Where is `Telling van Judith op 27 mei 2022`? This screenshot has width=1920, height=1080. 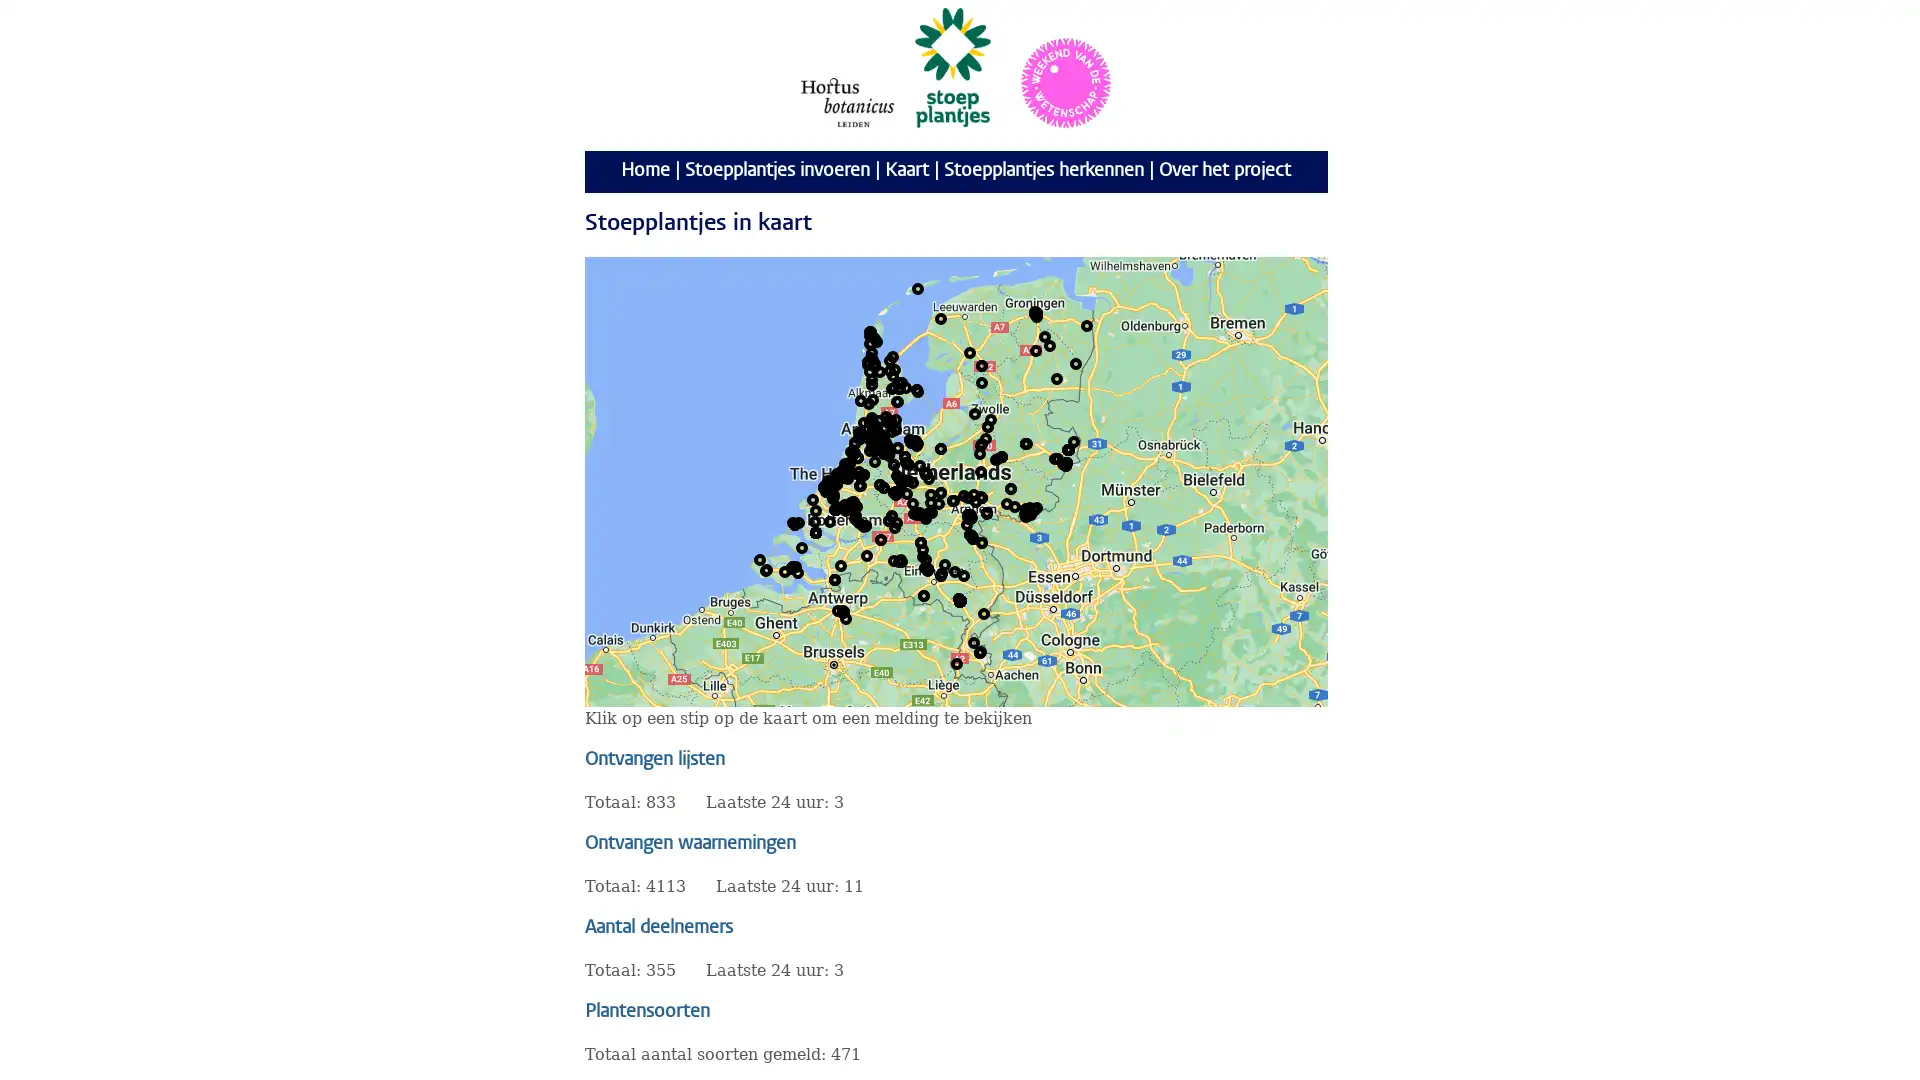
Telling van Judith op 27 mei 2022 is located at coordinates (791, 566).